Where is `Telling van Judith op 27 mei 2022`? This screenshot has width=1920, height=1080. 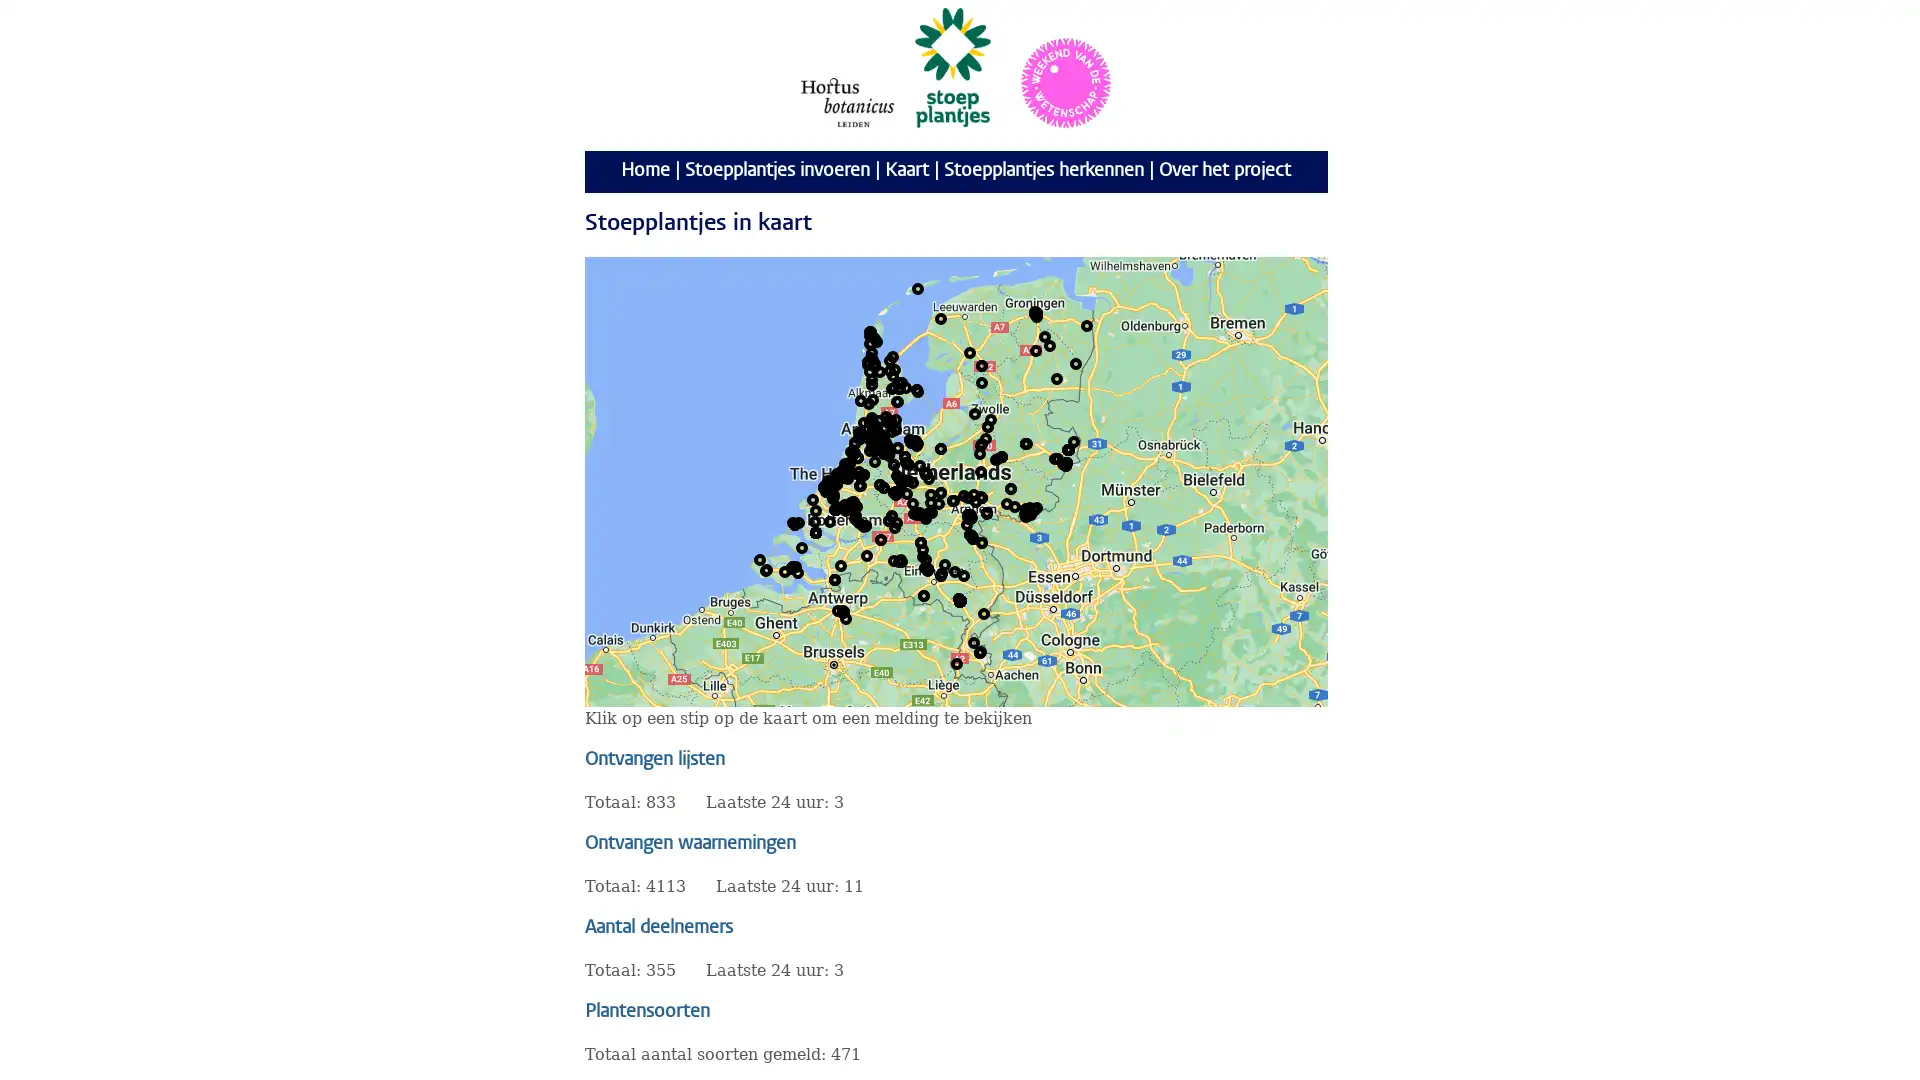
Telling van Judith op 27 mei 2022 is located at coordinates (791, 566).